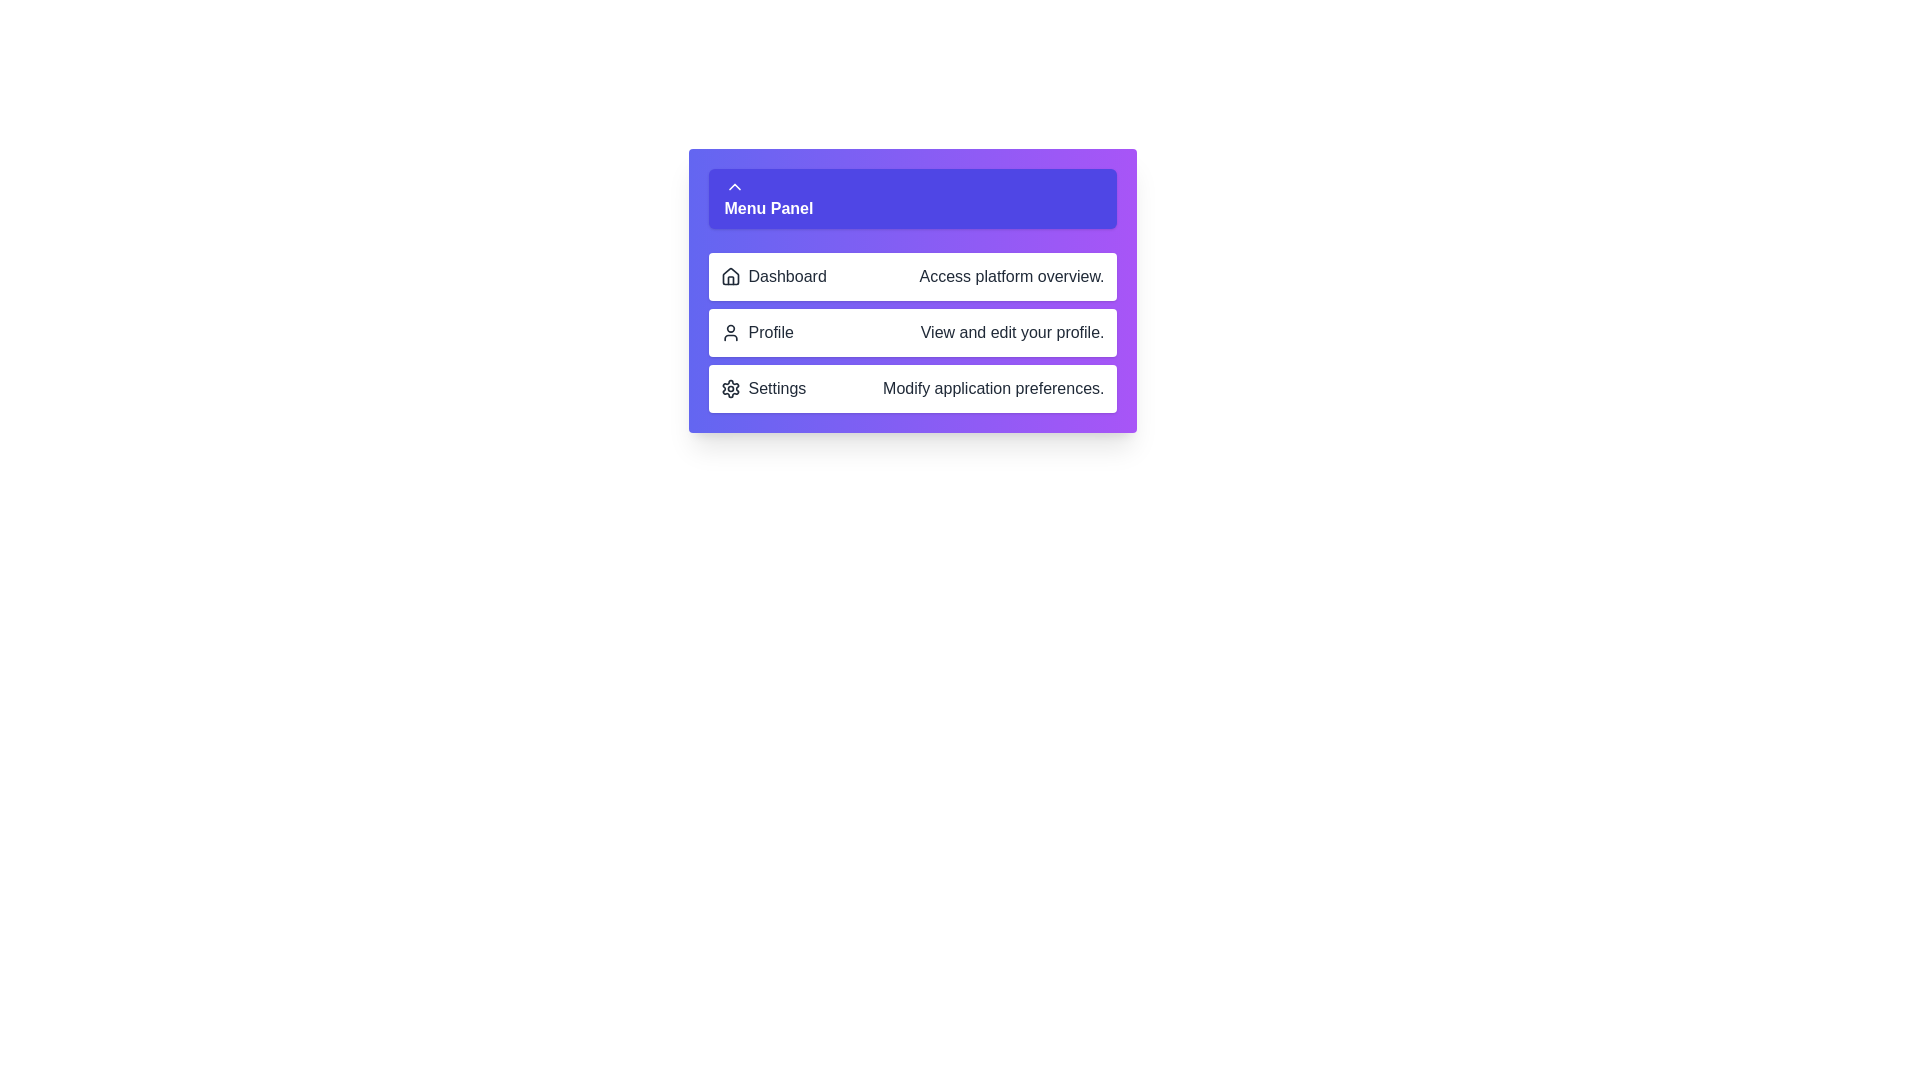 This screenshot has height=1080, width=1920. What do you see at coordinates (911, 389) in the screenshot?
I see `the menu item corresponding to Settings` at bounding box center [911, 389].